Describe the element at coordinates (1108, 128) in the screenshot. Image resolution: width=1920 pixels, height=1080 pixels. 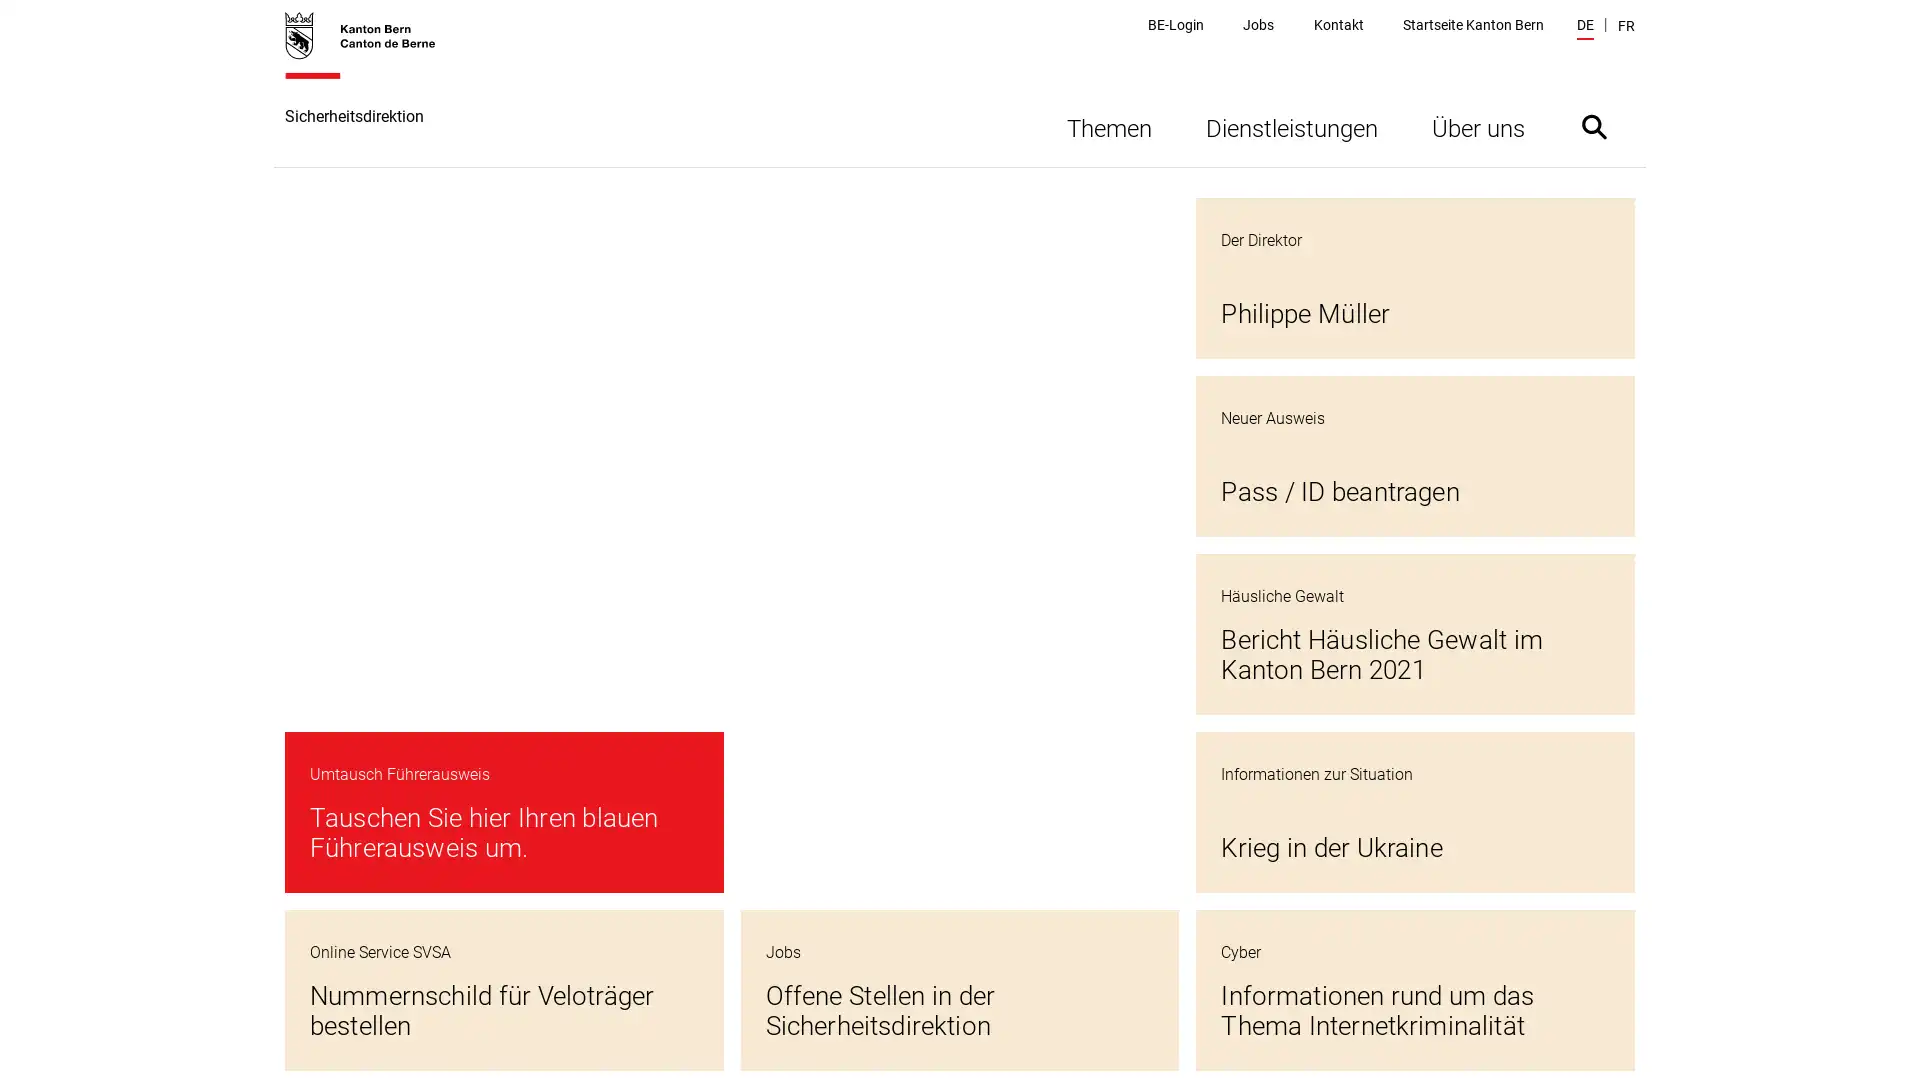
I see `Themen` at that location.